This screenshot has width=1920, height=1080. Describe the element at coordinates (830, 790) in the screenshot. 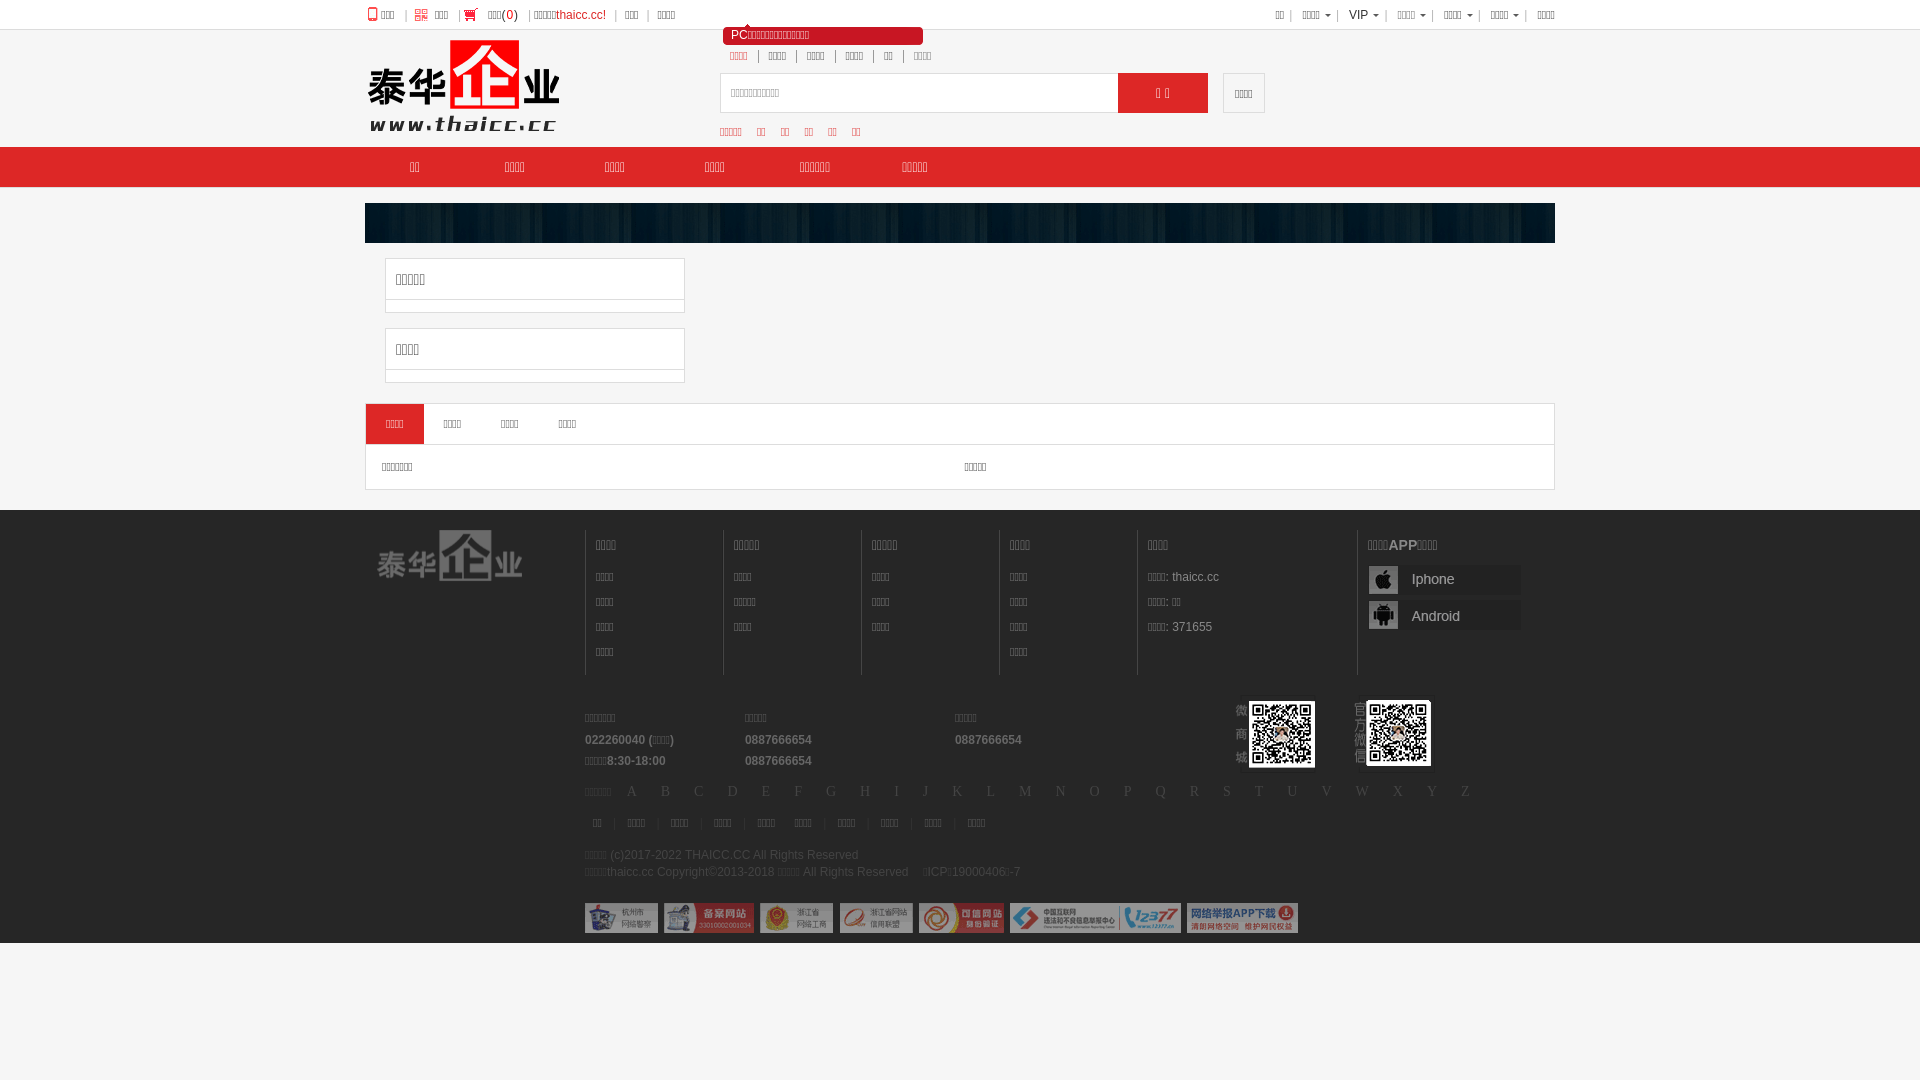

I see `'G'` at that location.